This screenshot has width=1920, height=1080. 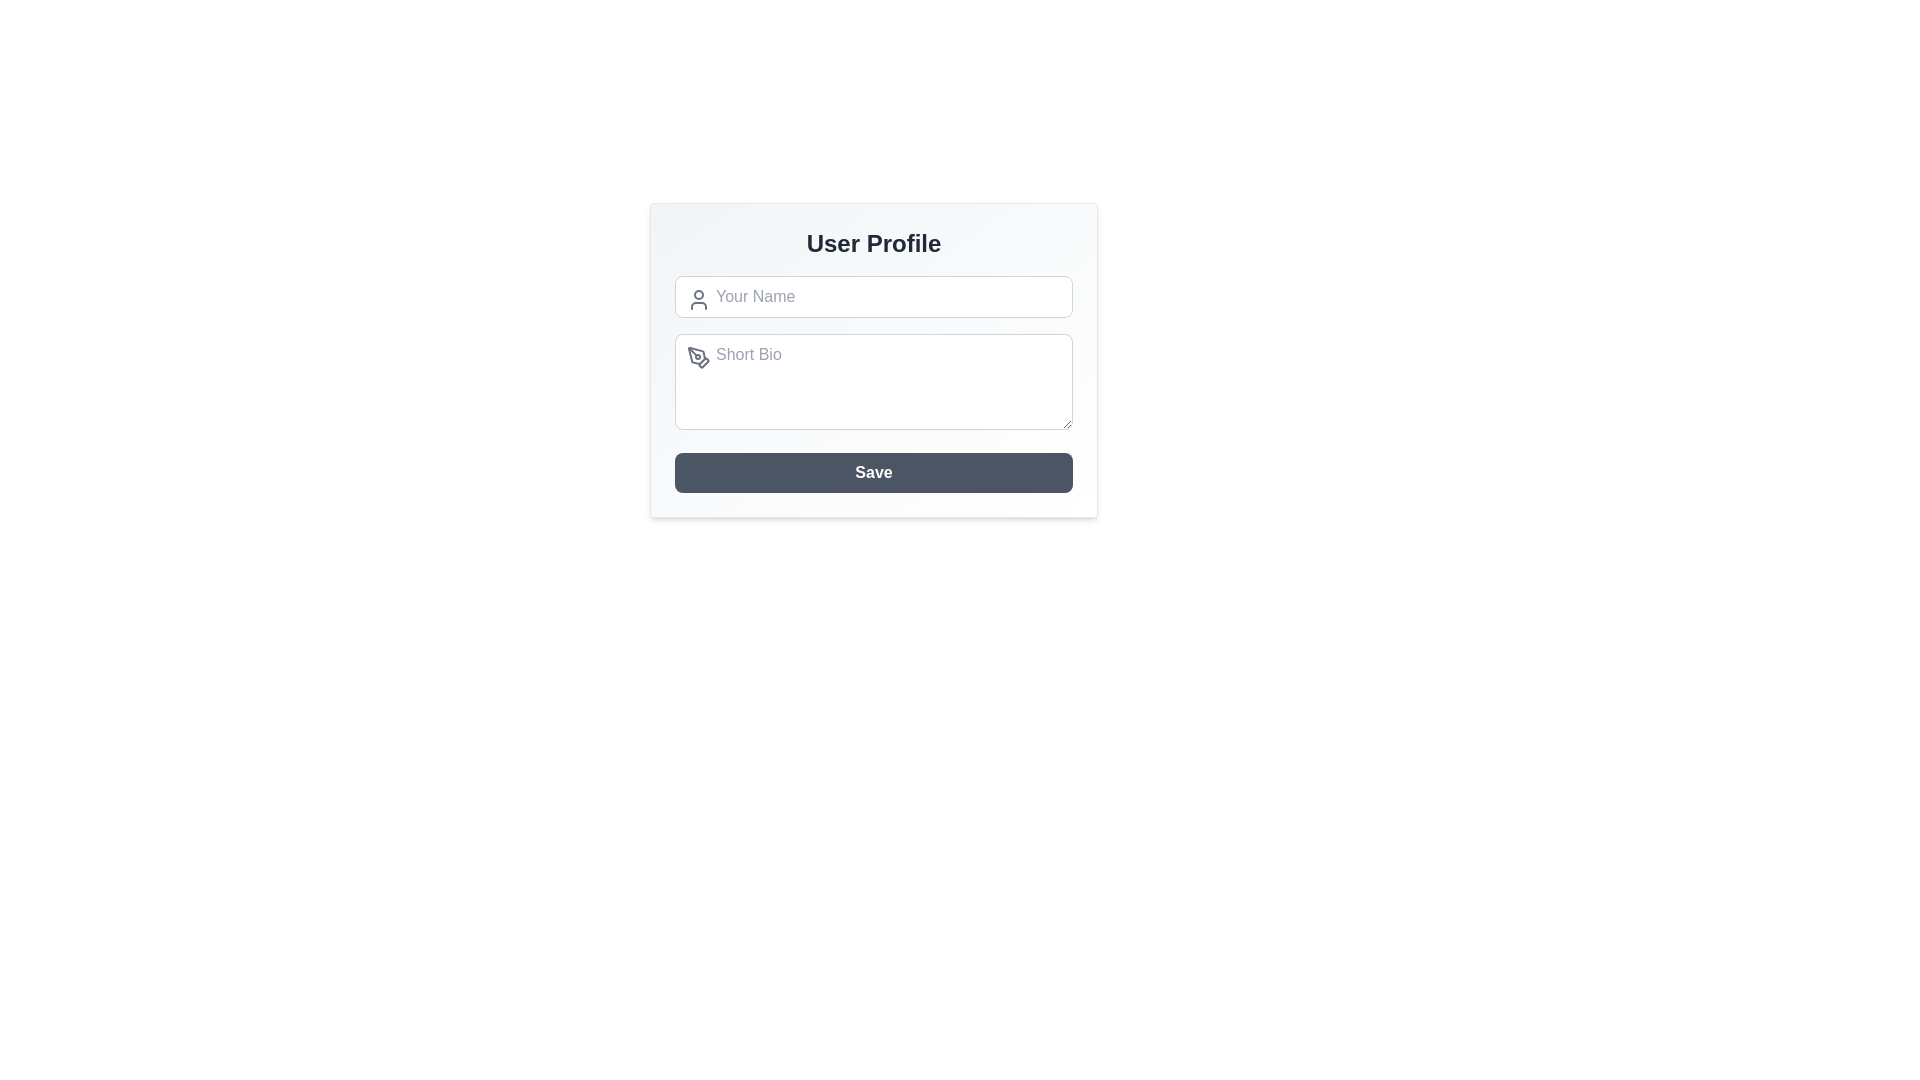 What do you see at coordinates (704, 362) in the screenshot?
I see `the SVG icon located to the left of the placeholder text in the 'Short Bio' input field, which visually associates the input field with its purpose` at bounding box center [704, 362].